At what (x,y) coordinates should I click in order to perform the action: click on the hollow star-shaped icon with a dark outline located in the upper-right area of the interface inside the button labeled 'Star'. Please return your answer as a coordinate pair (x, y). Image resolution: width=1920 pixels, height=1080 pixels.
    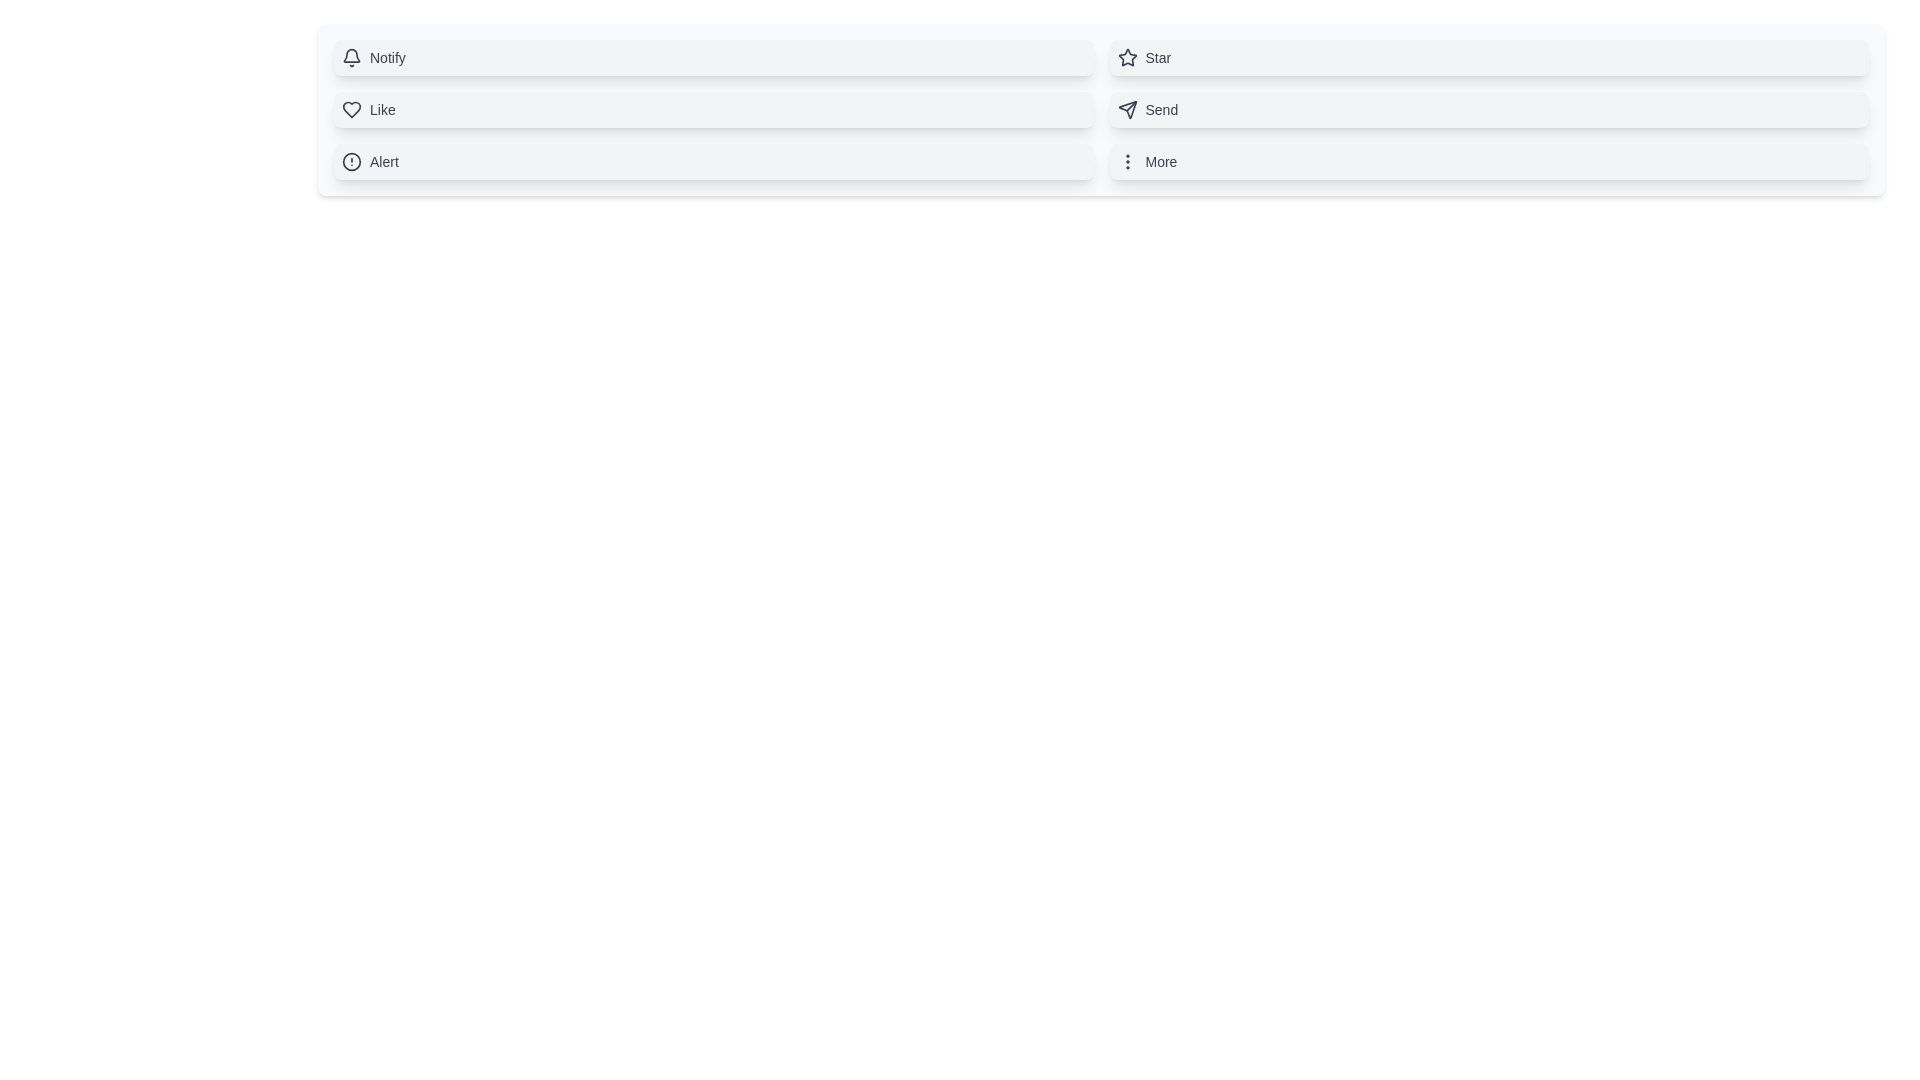
    Looking at the image, I should click on (1127, 56).